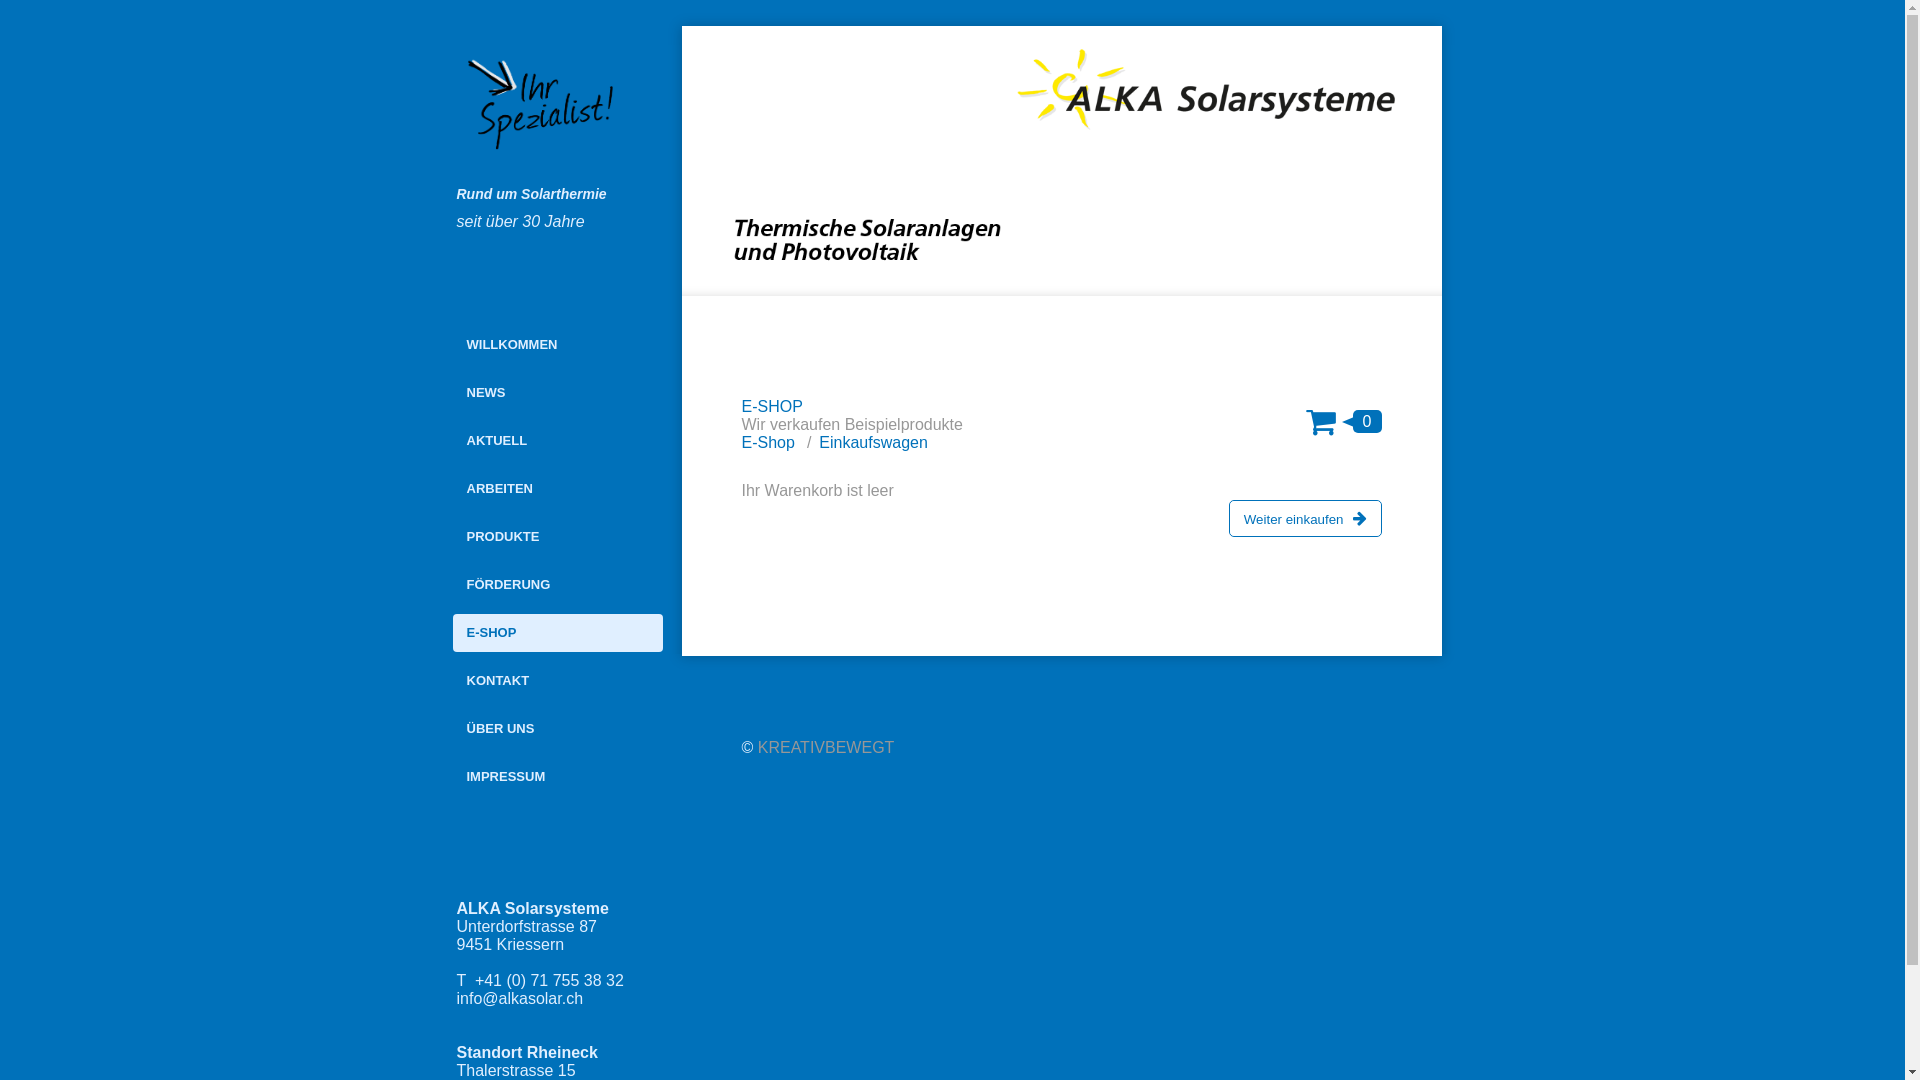 This screenshot has height=1080, width=1920. I want to click on 'Weiter einkaufen', so click(1305, 517).